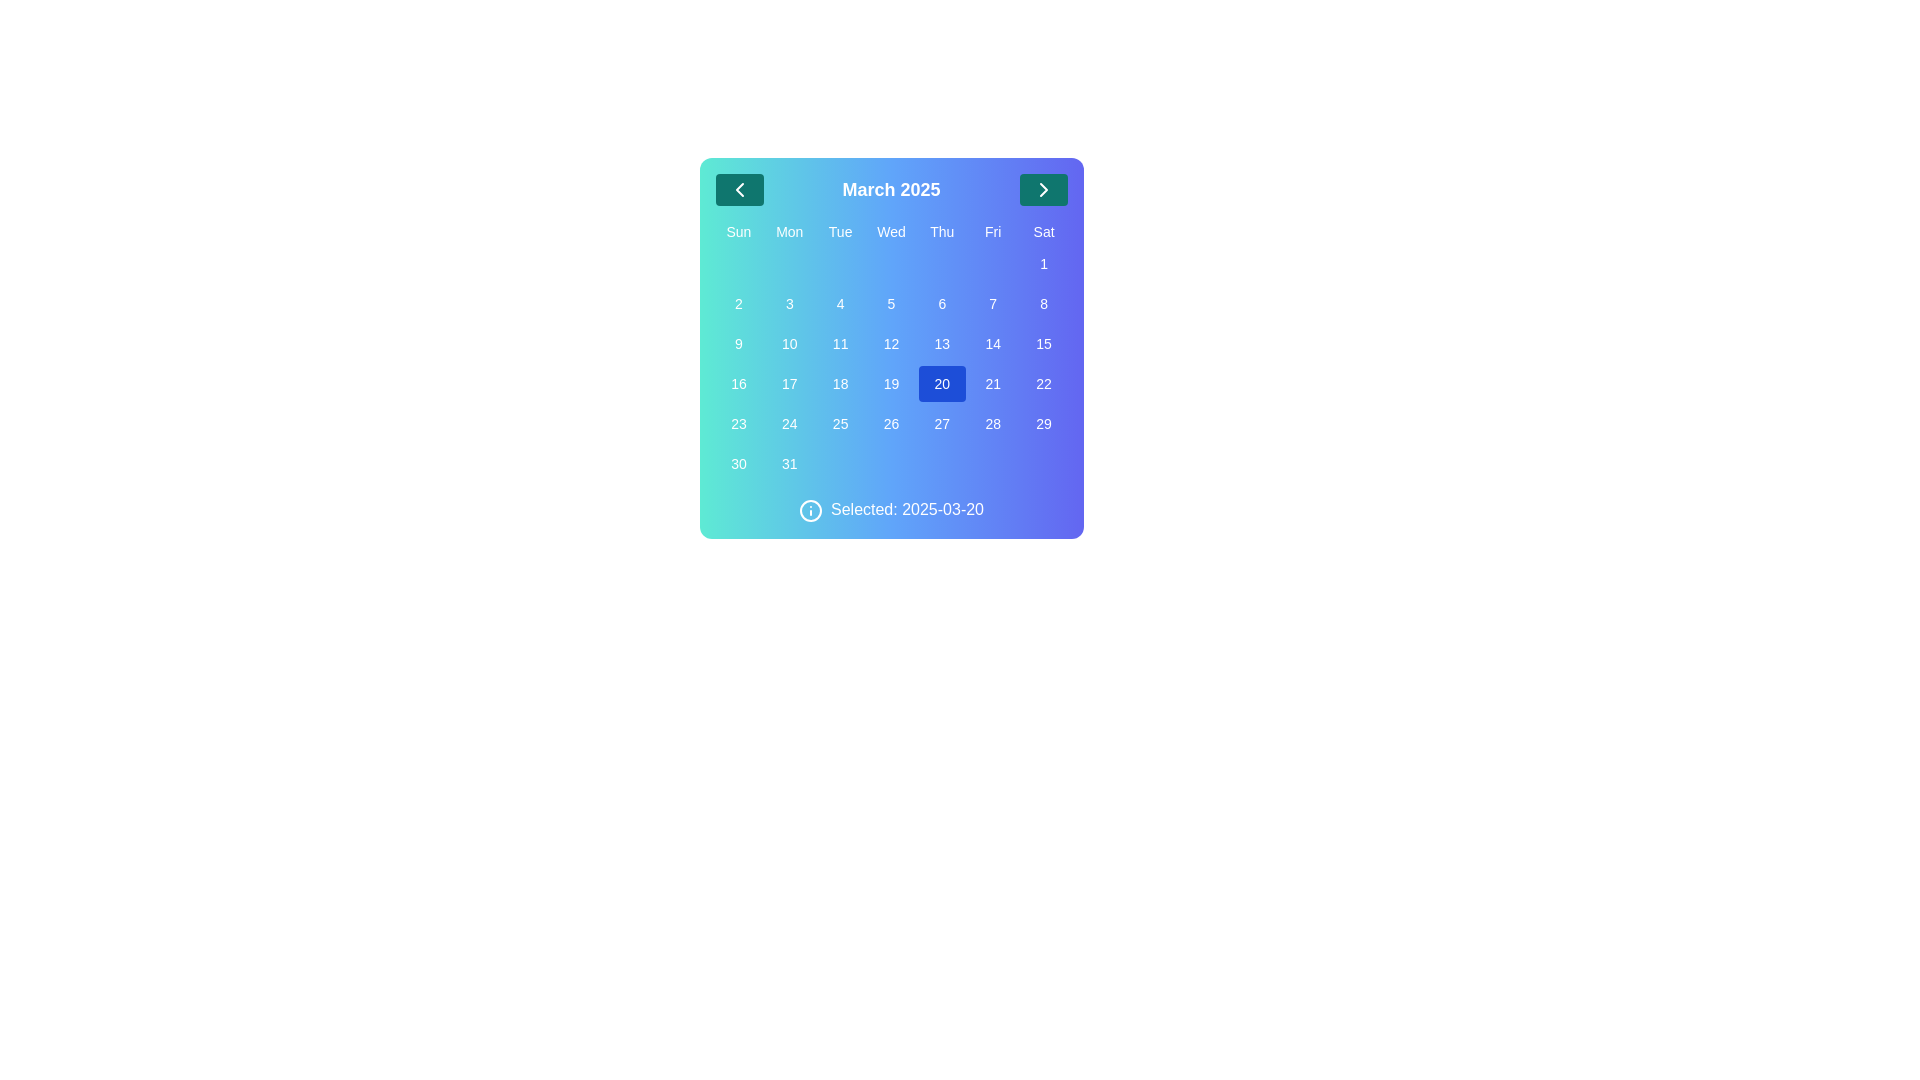 This screenshot has width=1920, height=1080. Describe the element at coordinates (738, 384) in the screenshot. I see `the button representing the date 16th in the calendar grid under the week header 'Sun', located in the fourth row and the first column` at that location.